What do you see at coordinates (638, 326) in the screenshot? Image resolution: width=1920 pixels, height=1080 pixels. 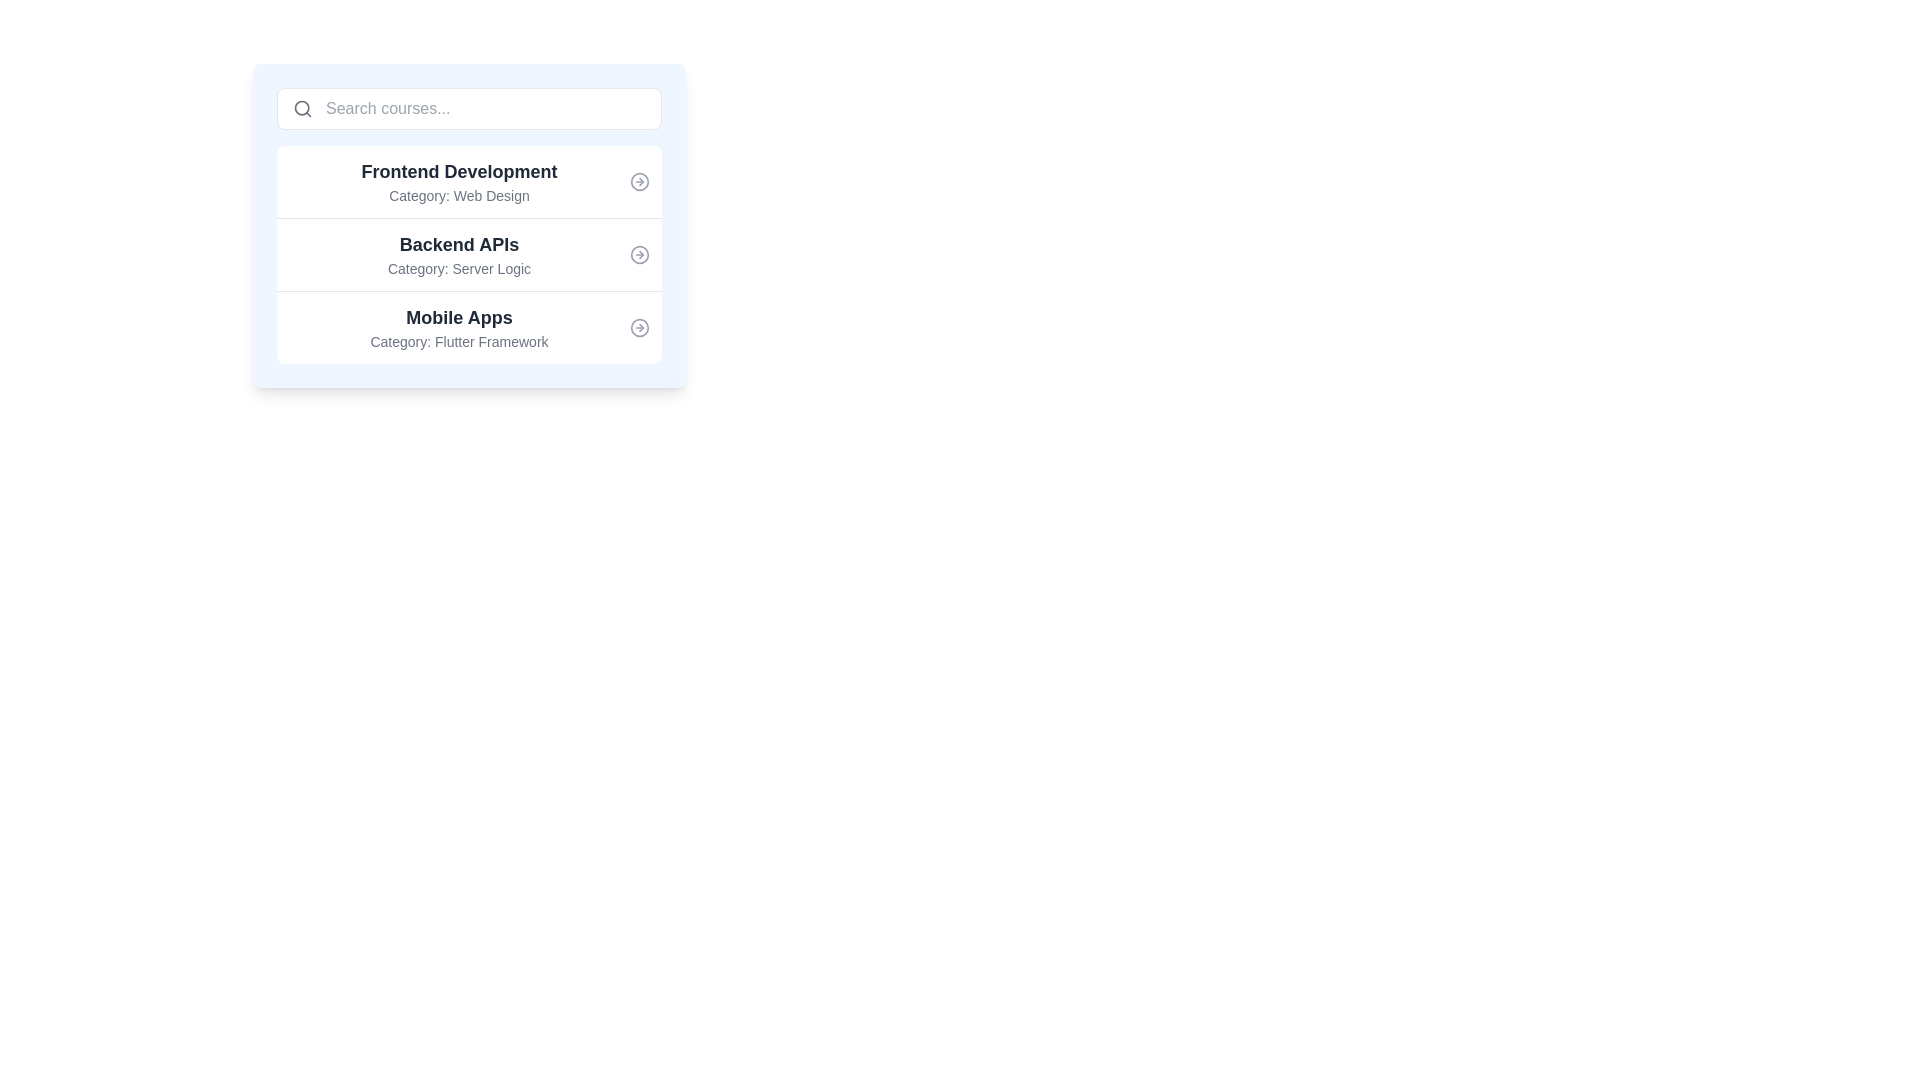 I see `the navigational icon resembling a right arrow inside a circular boundary located at the far-right end of the 'Mobile Apps' section` at bounding box center [638, 326].